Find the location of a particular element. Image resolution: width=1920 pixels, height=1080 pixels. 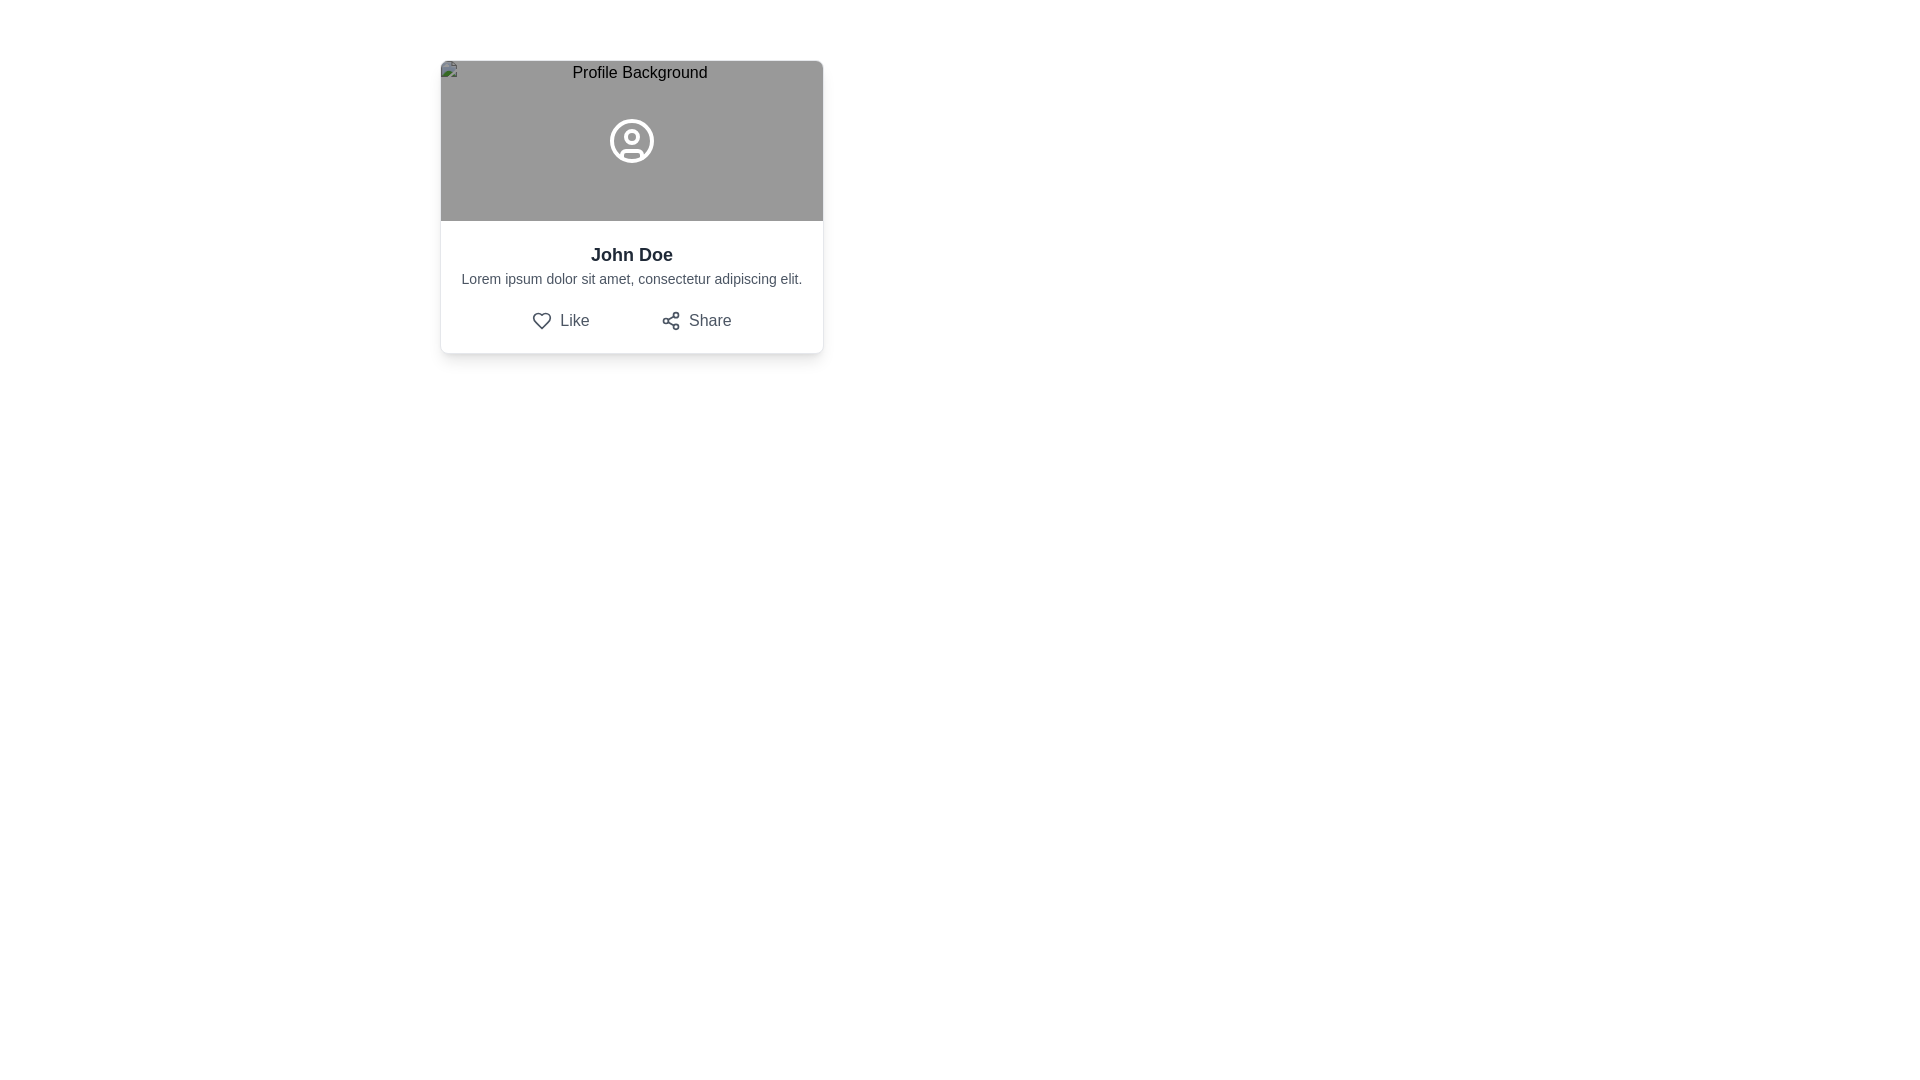

the 'Share' button icon which is a minimalistic gray 'share' symbol consisting of three interconnected circles, located at the bottom-right corner of the card interface is located at coordinates (671, 319).